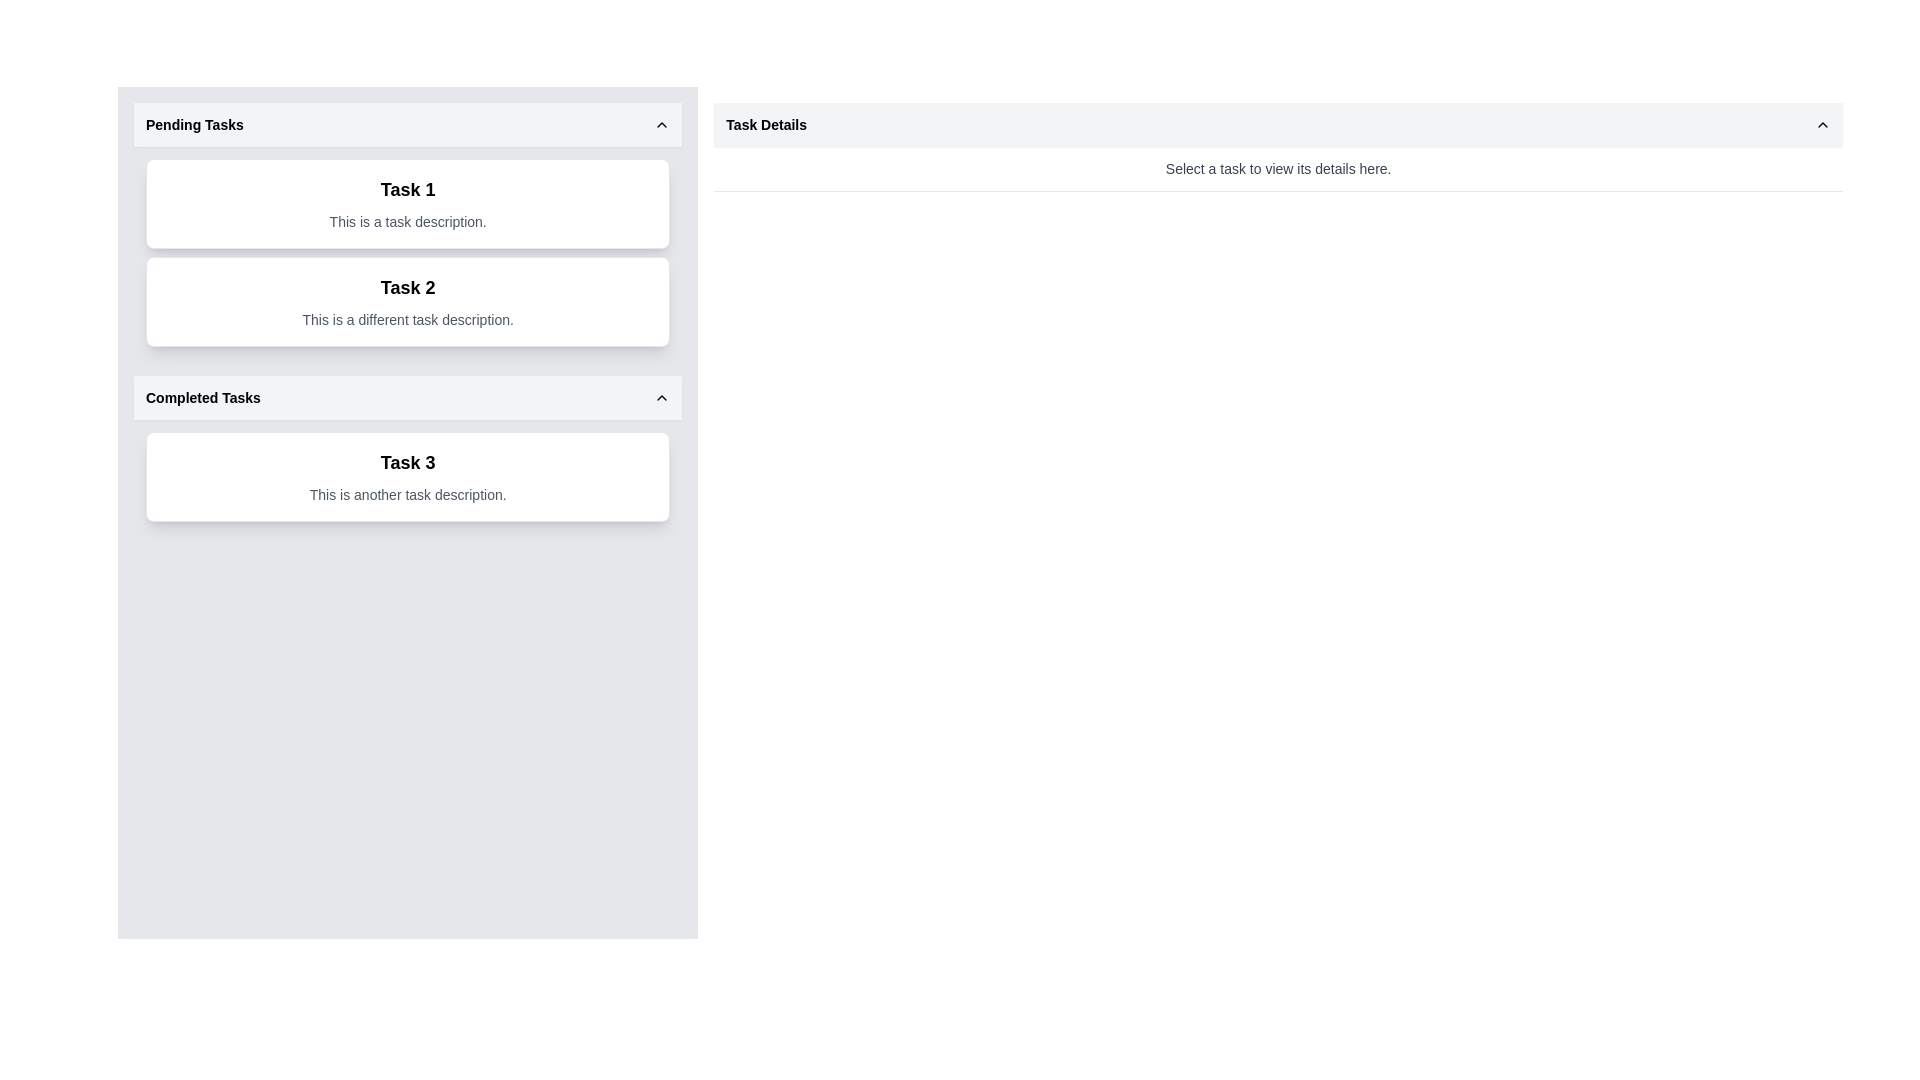 Image resolution: width=1920 pixels, height=1080 pixels. I want to click on the Information panel that displays 'Task 3' and its description, so click(407, 477).